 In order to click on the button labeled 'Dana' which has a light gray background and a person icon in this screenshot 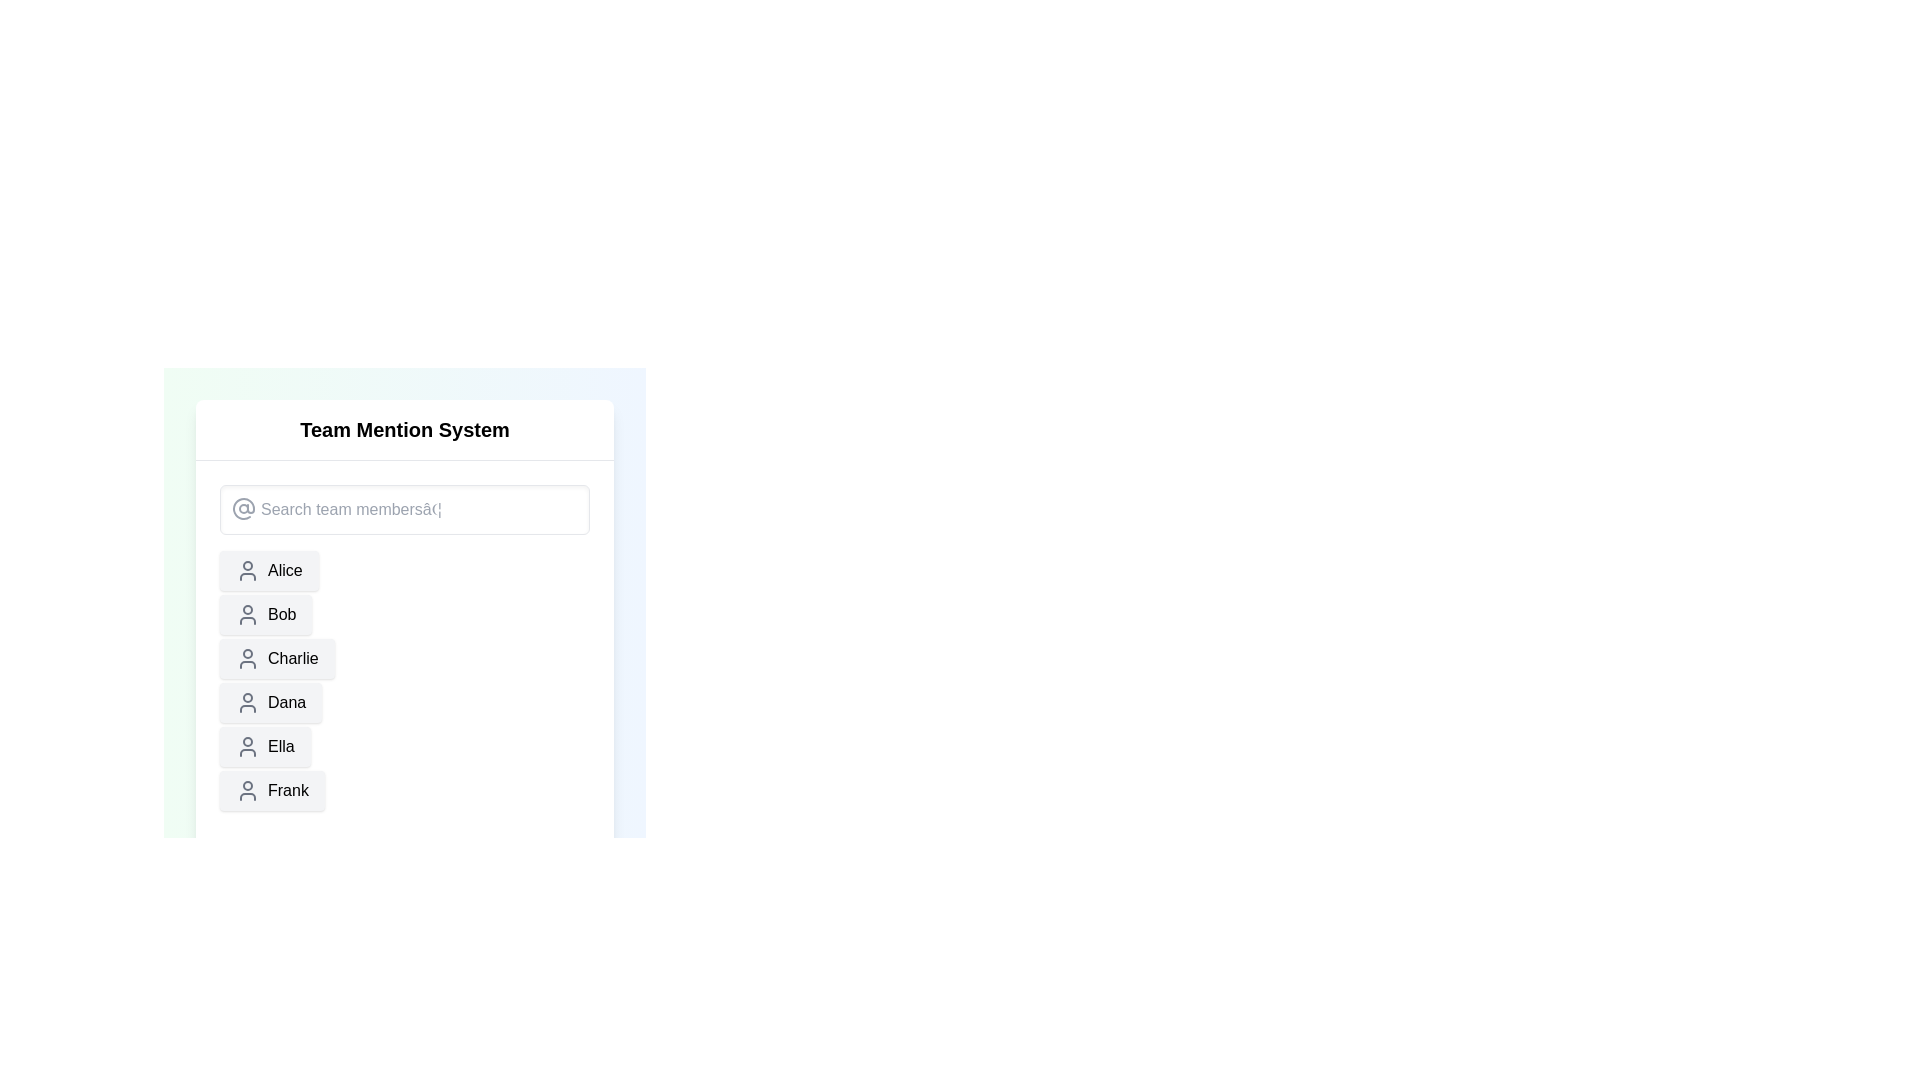, I will do `click(270, 701)`.